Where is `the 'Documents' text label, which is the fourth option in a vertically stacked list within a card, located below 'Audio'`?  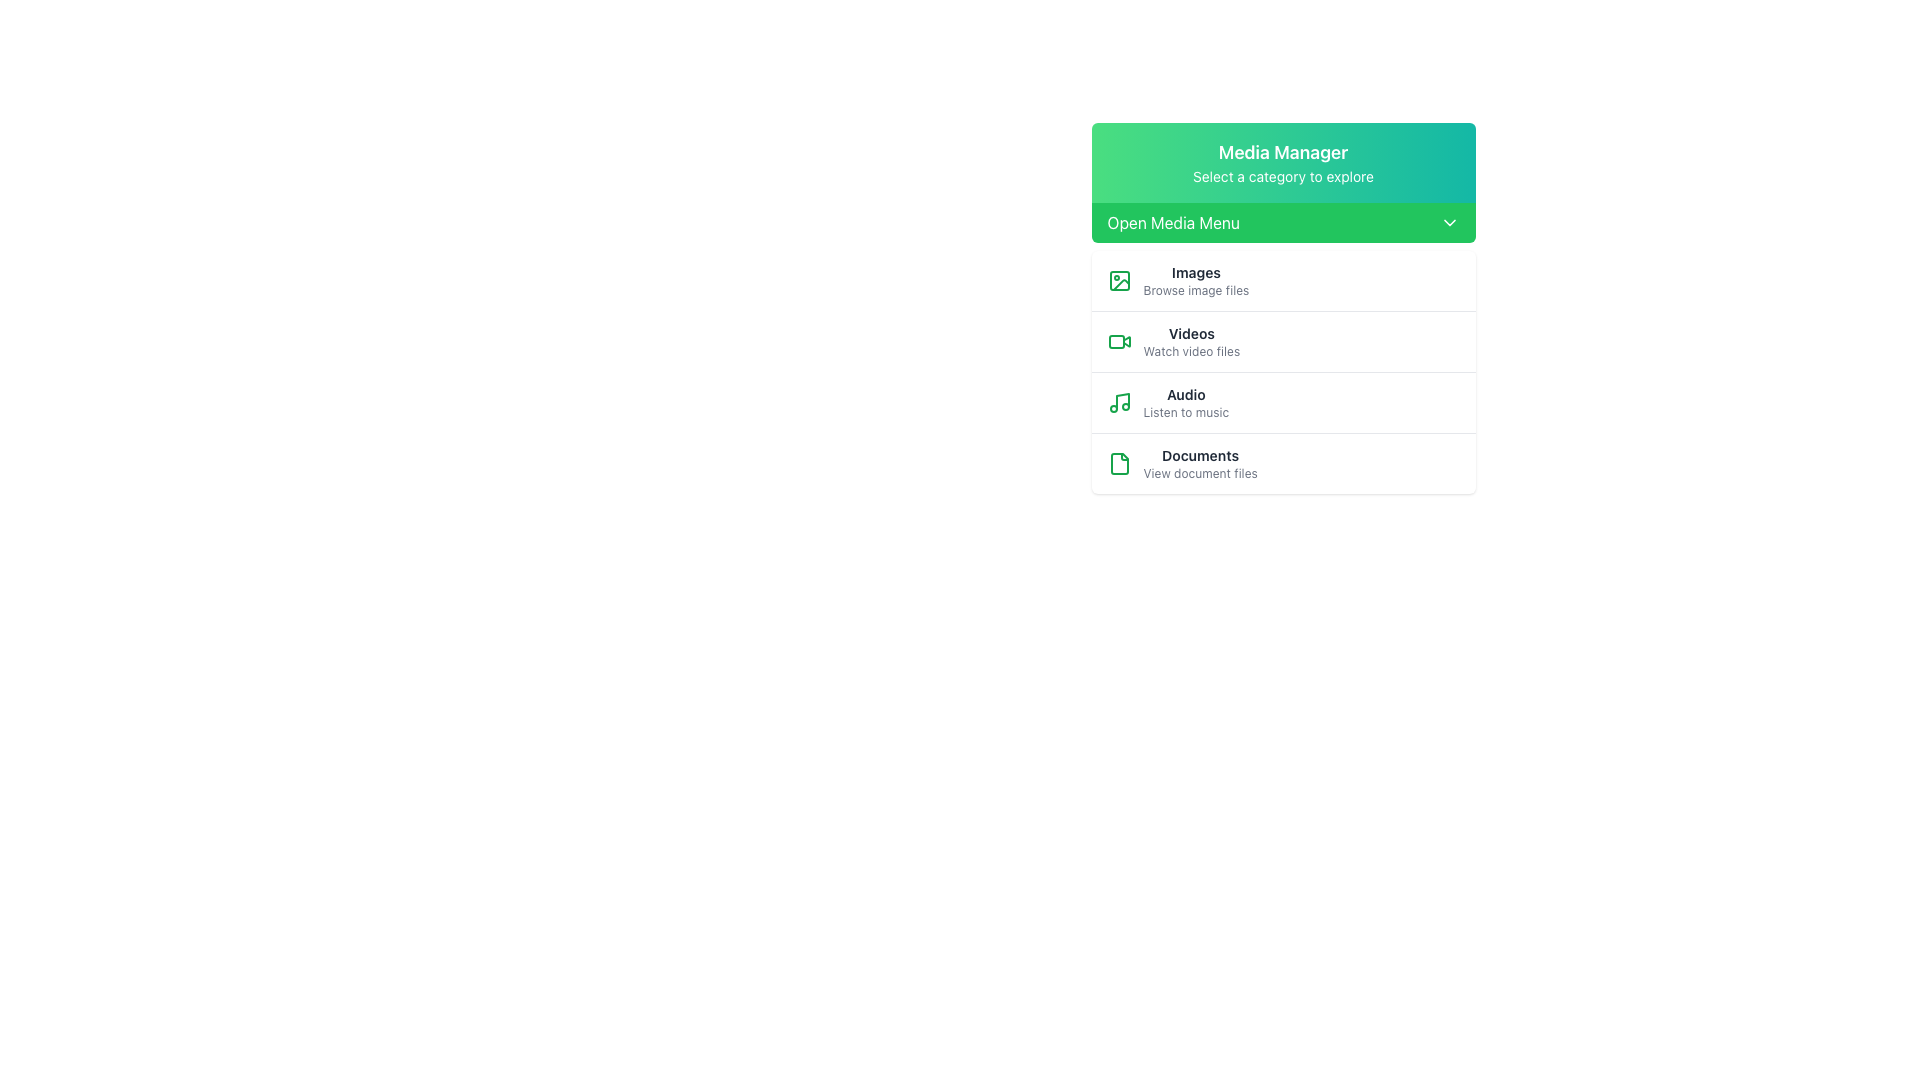
the 'Documents' text label, which is the fourth option in a vertically stacked list within a card, located below 'Audio' is located at coordinates (1200, 463).